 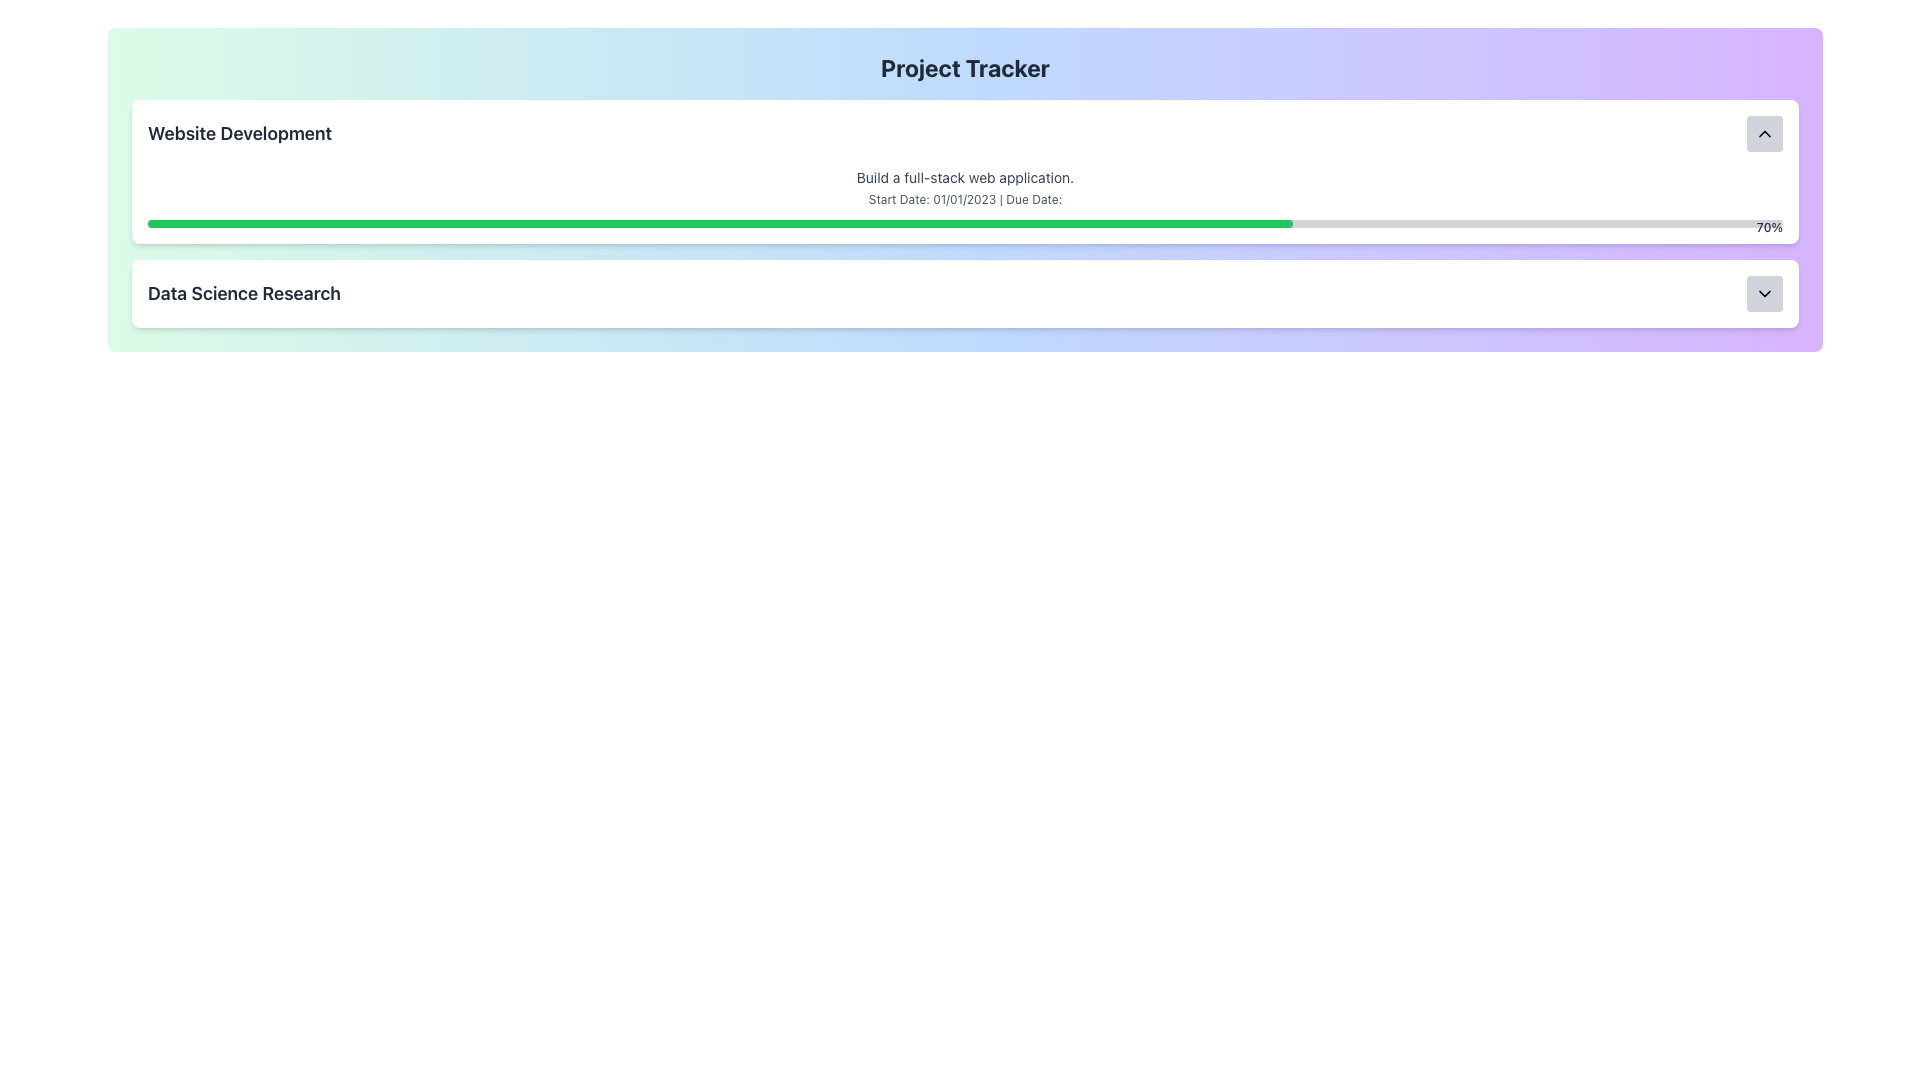 What do you see at coordinates (1765, 134) in the screenshot?
I see `the upward-pointing chevron icon located in the upper-right corner of the 'Website Development' section, which is nested within a rounded rectangular button with a gray background` at bounding box center [1765, 134].